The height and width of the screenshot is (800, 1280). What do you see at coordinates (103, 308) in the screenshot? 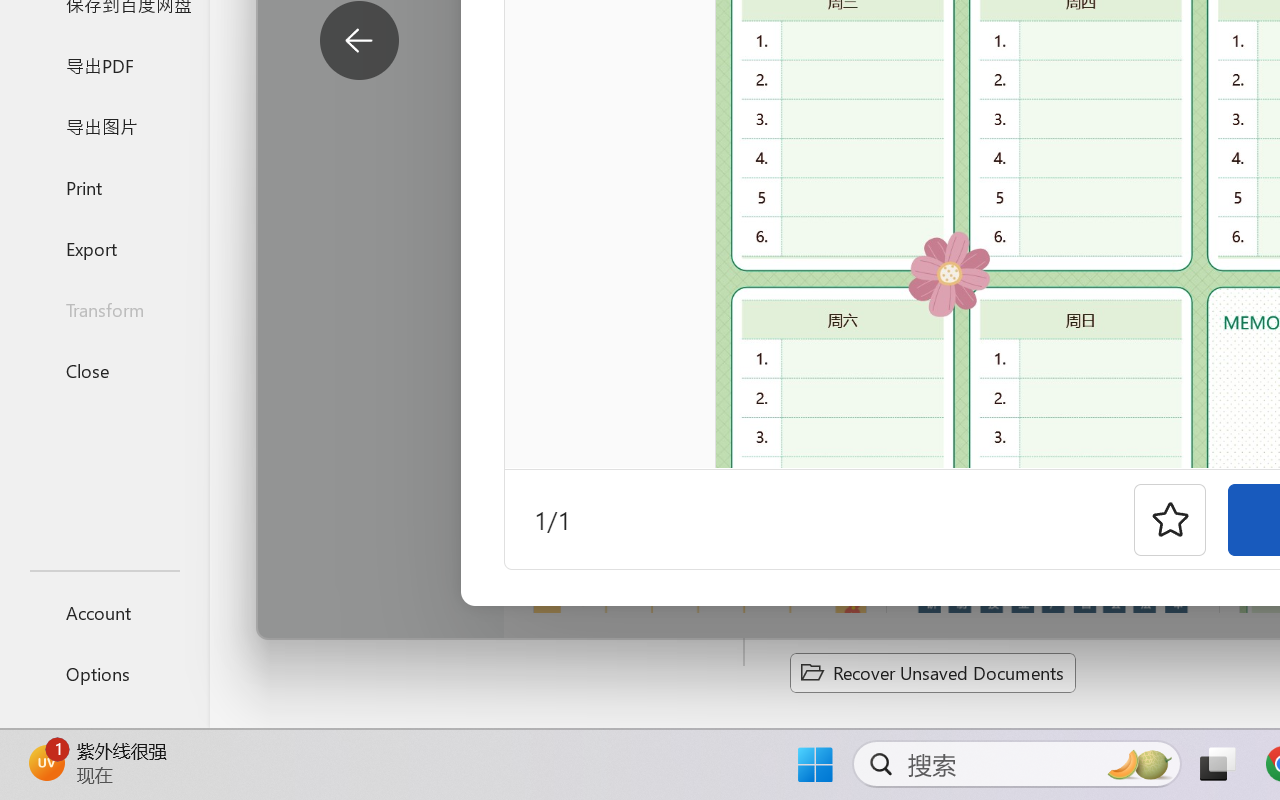
I see `'Transform'` at bounding box center [103, 308].